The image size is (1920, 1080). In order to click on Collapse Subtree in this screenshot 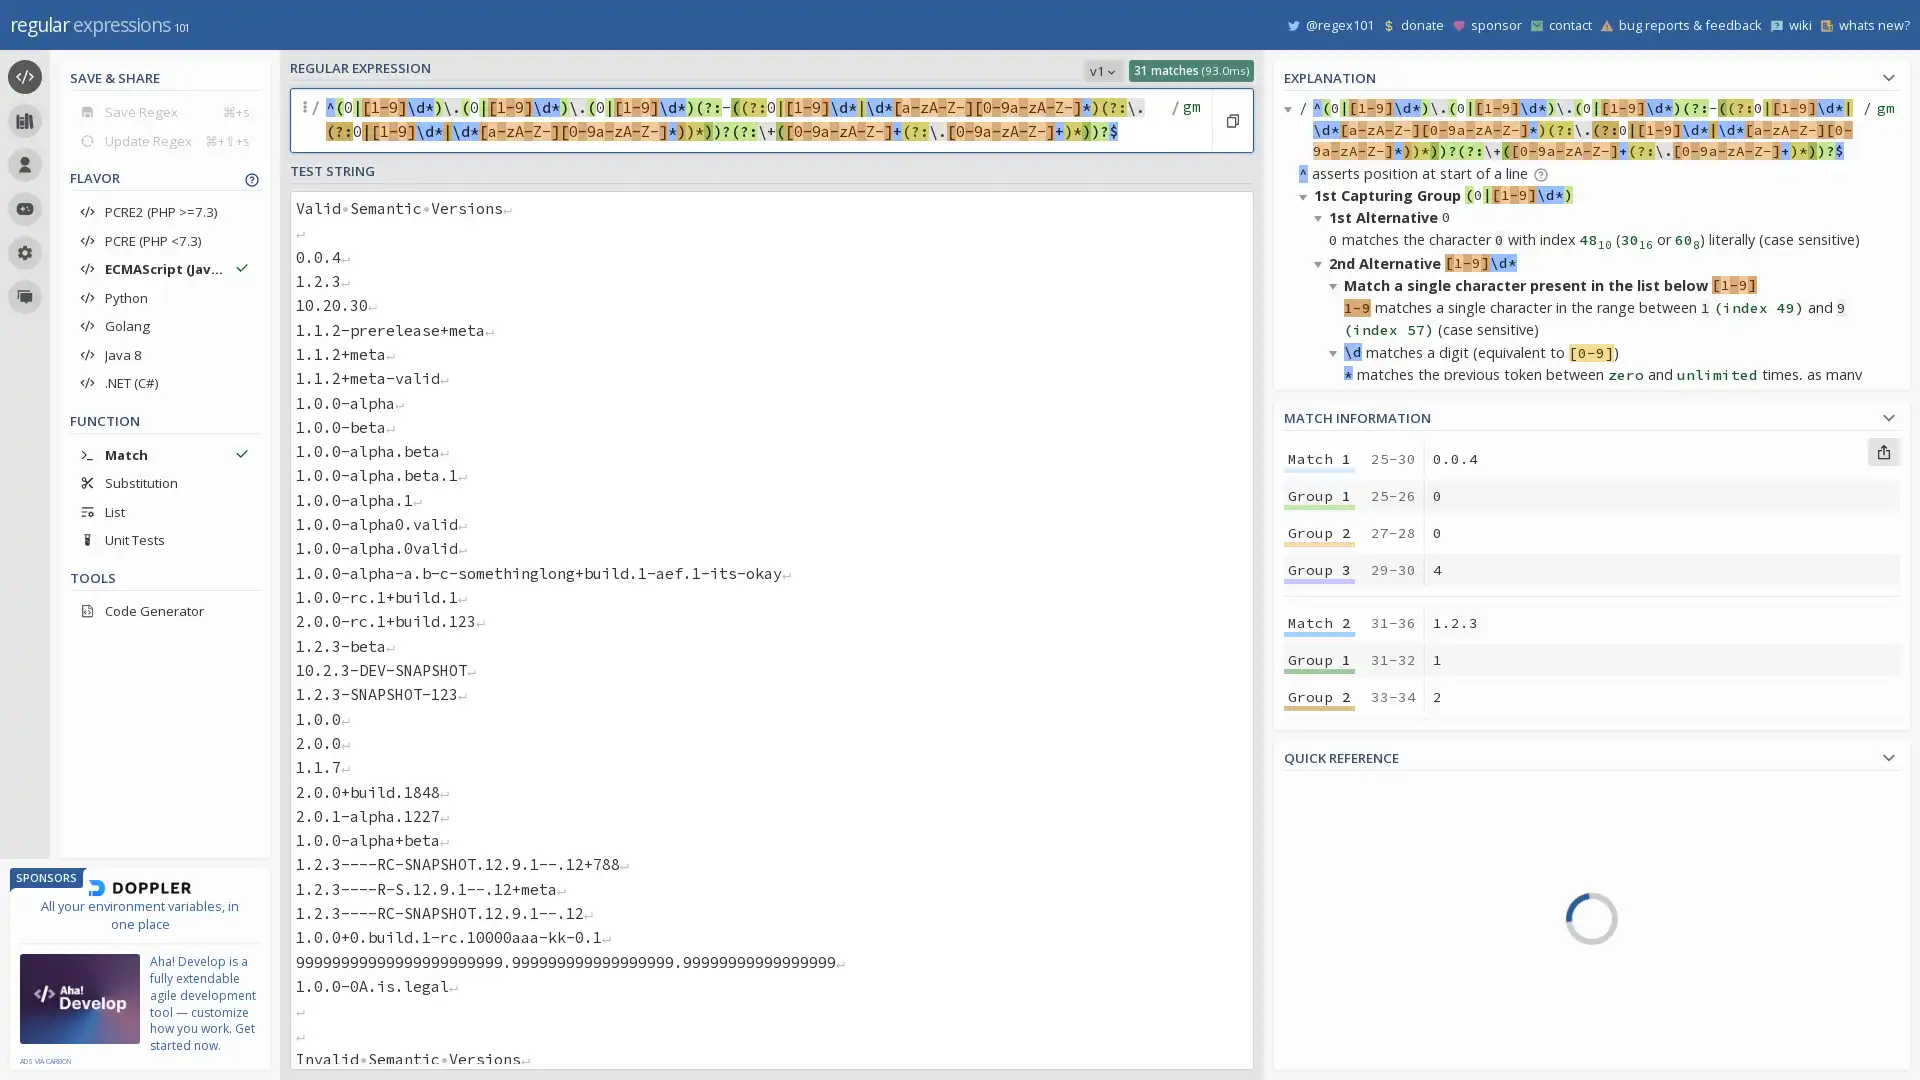, I will do `click(1321, 217)`.